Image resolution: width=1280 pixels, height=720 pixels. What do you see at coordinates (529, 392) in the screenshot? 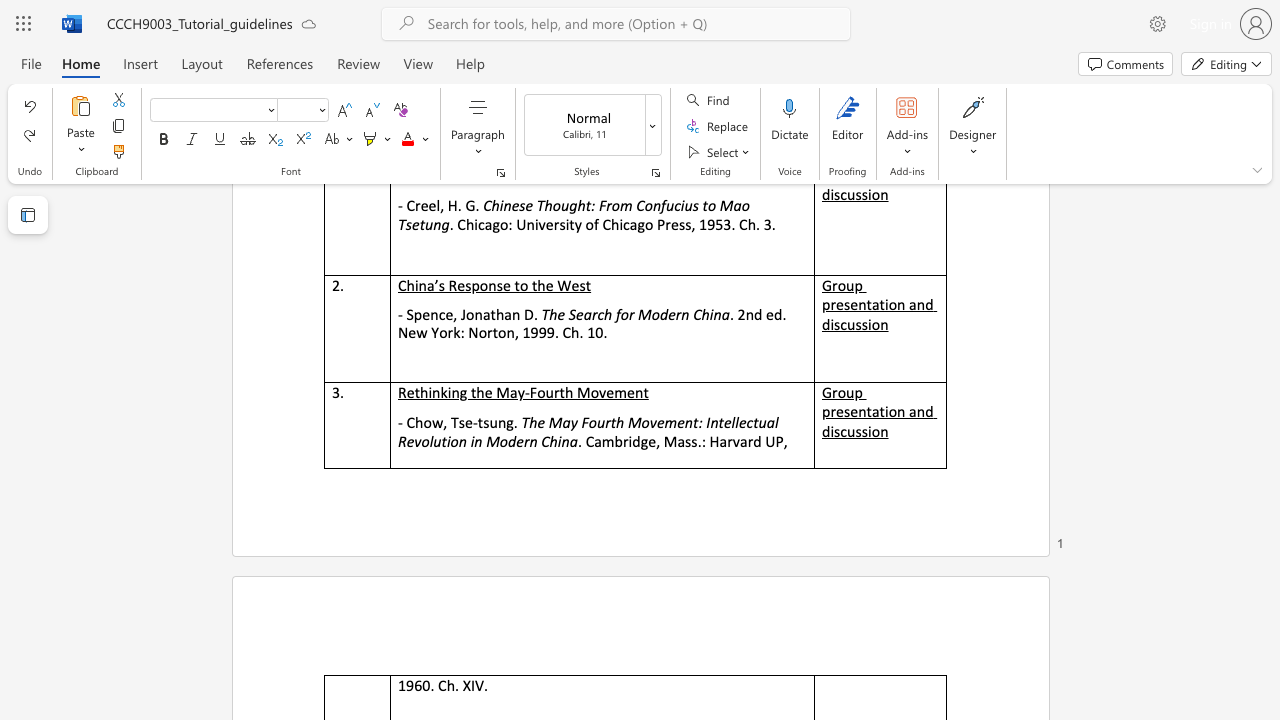
I see `the subset text "Fourth Mov" within the text "Rethinking the May-Fourth Movement"` at bounding box center [529, 392].